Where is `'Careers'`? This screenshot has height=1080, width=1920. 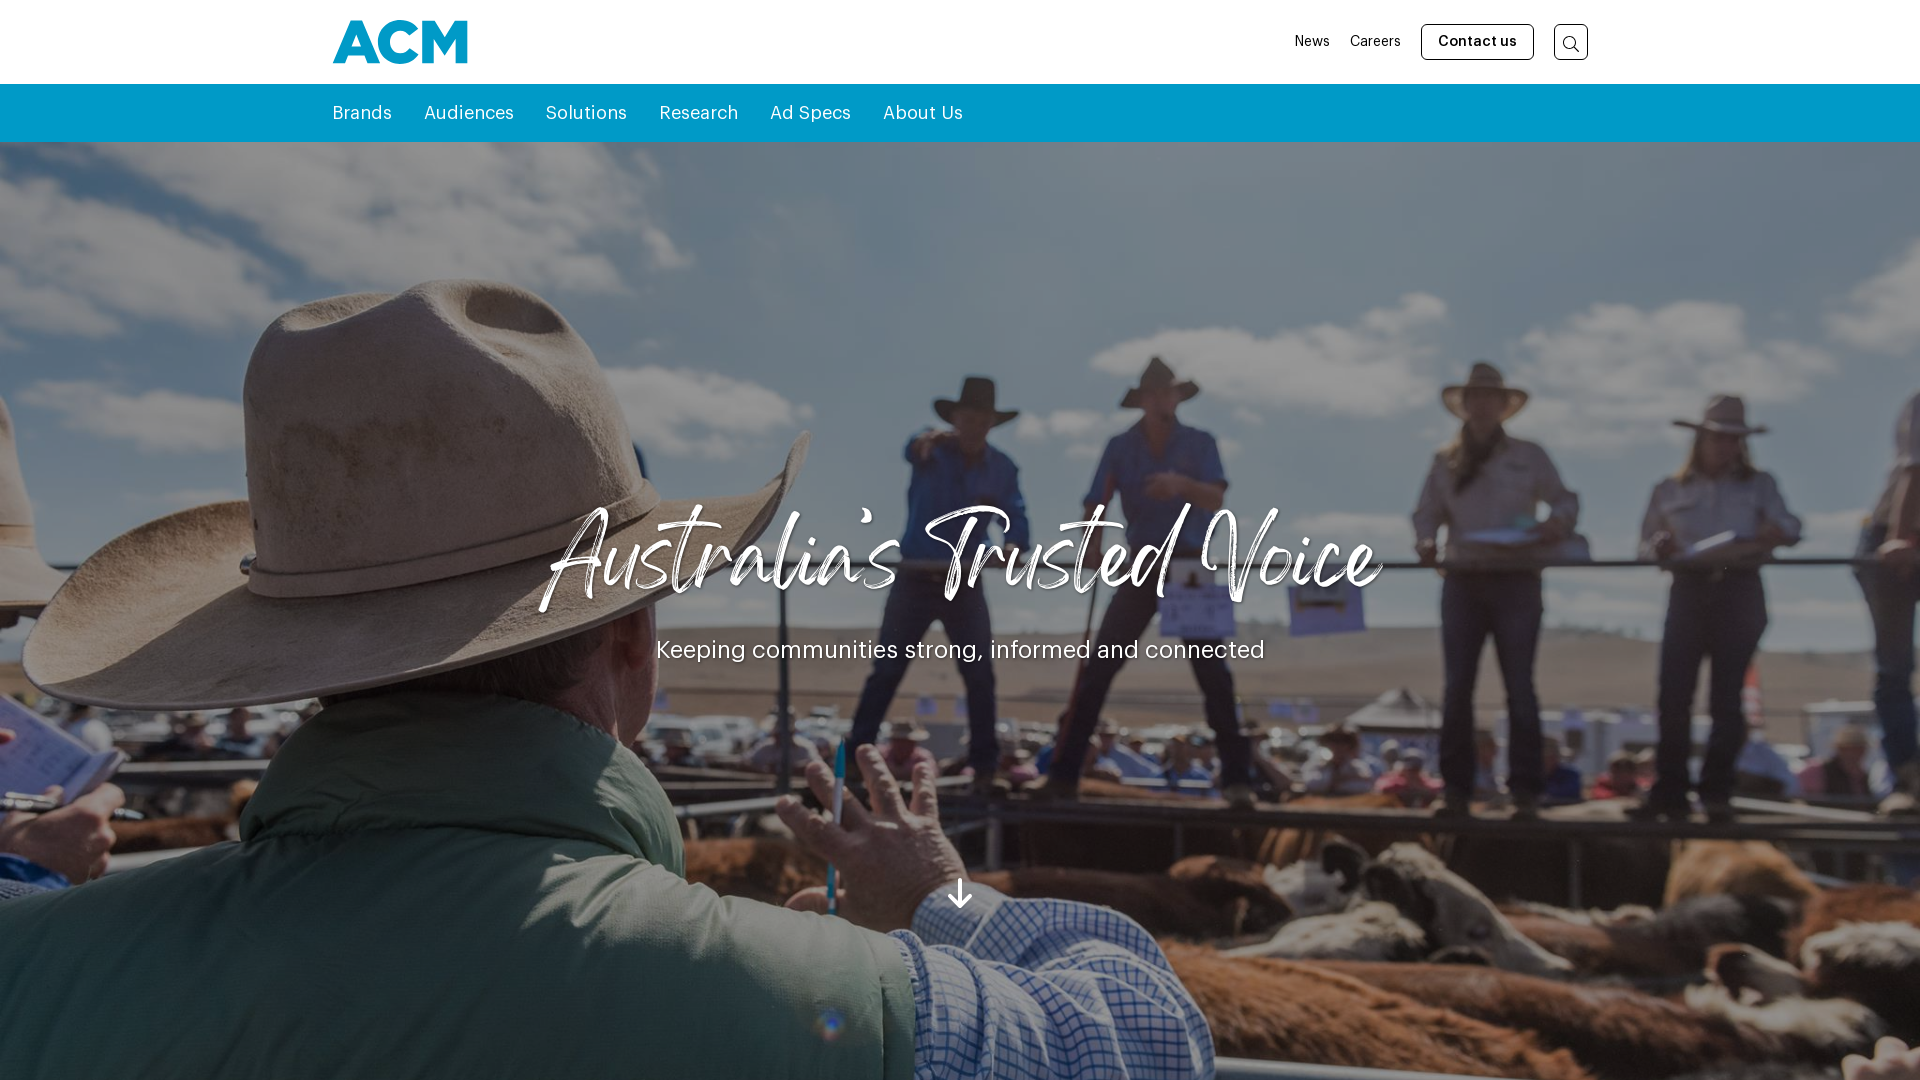
'Careers' is located at coordinates (1374, 42).